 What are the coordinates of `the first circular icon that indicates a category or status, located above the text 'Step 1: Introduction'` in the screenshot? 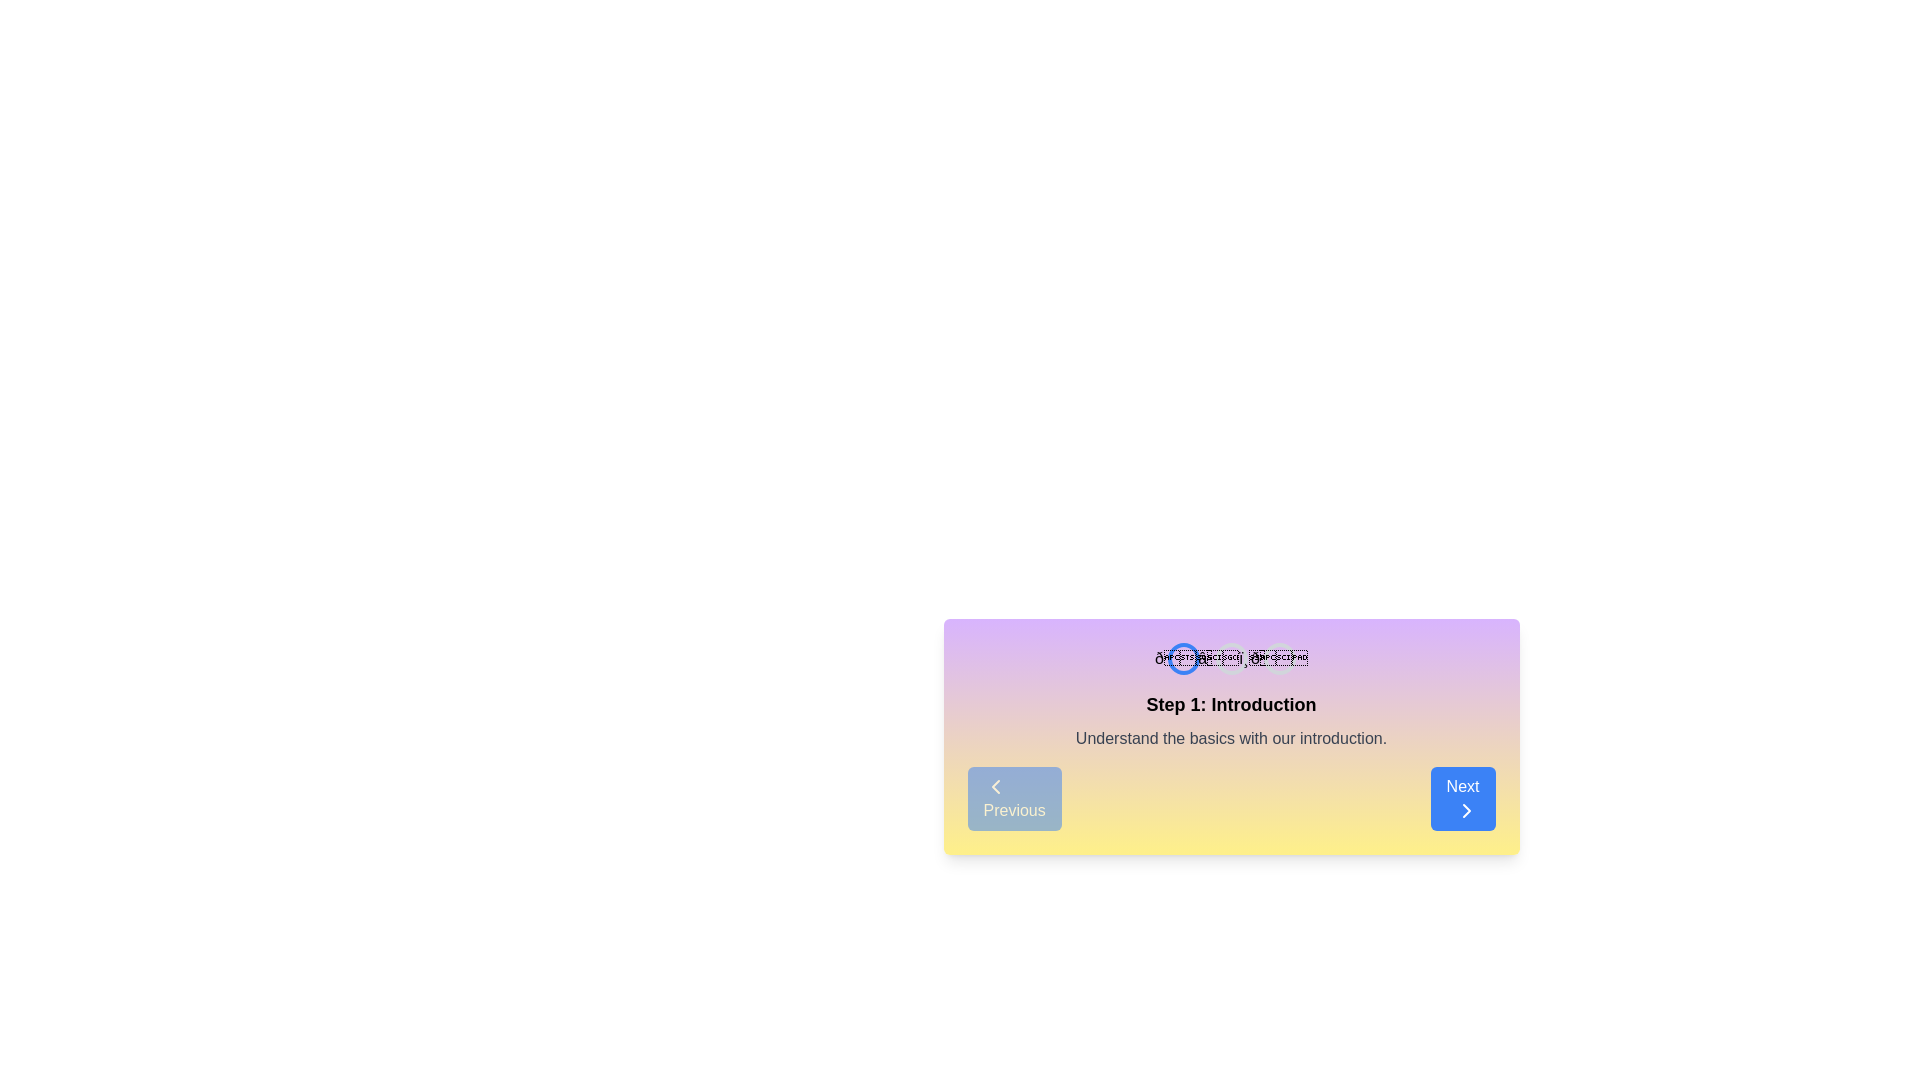 It's located at (1183, 659).